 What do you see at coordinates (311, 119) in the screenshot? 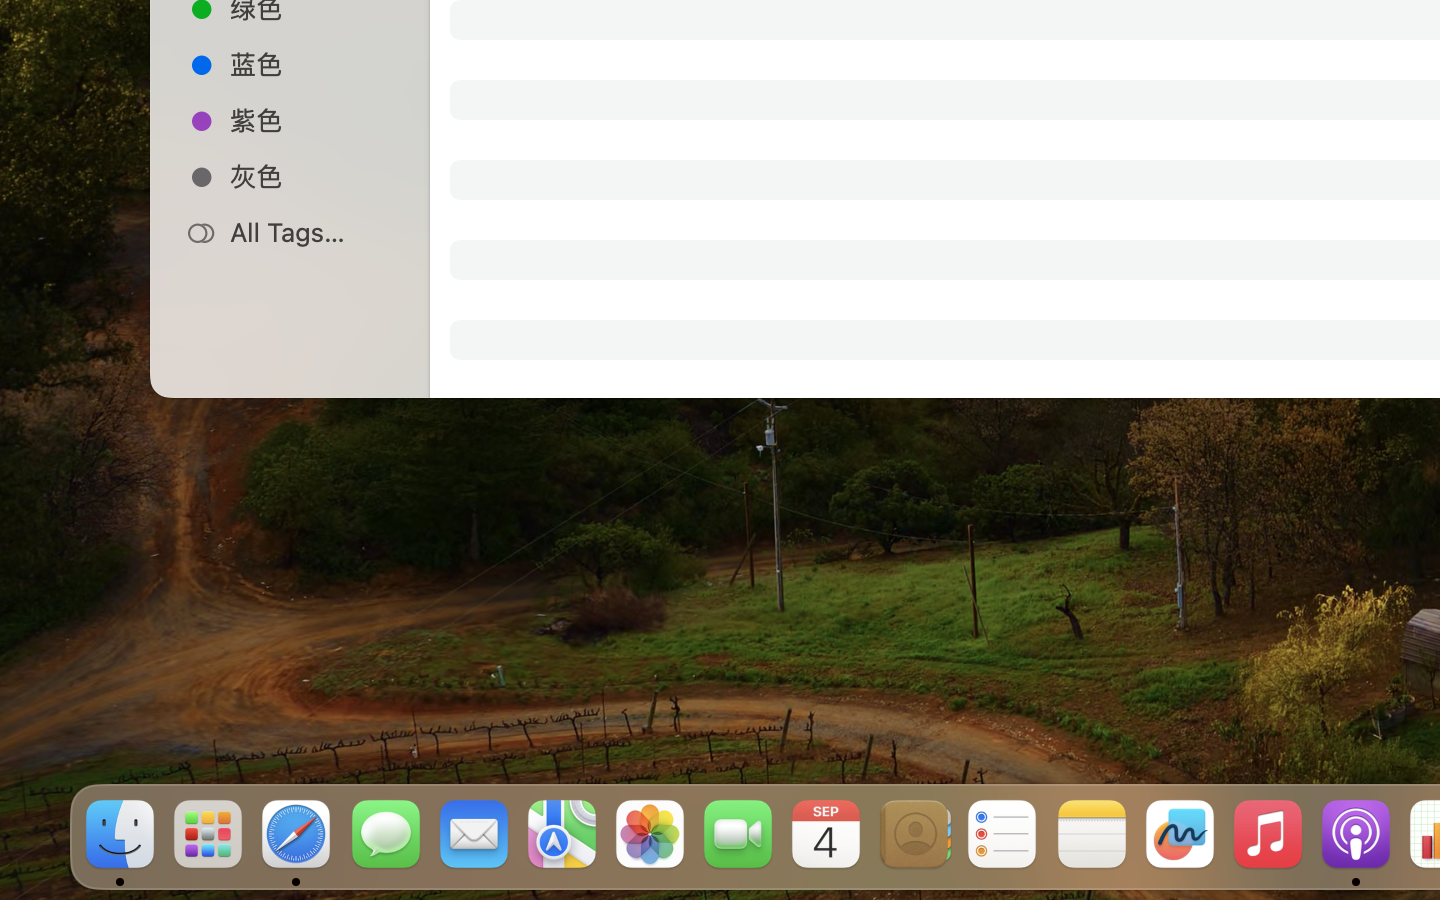
I see `'紫色'` at bounding box center [311, 119].